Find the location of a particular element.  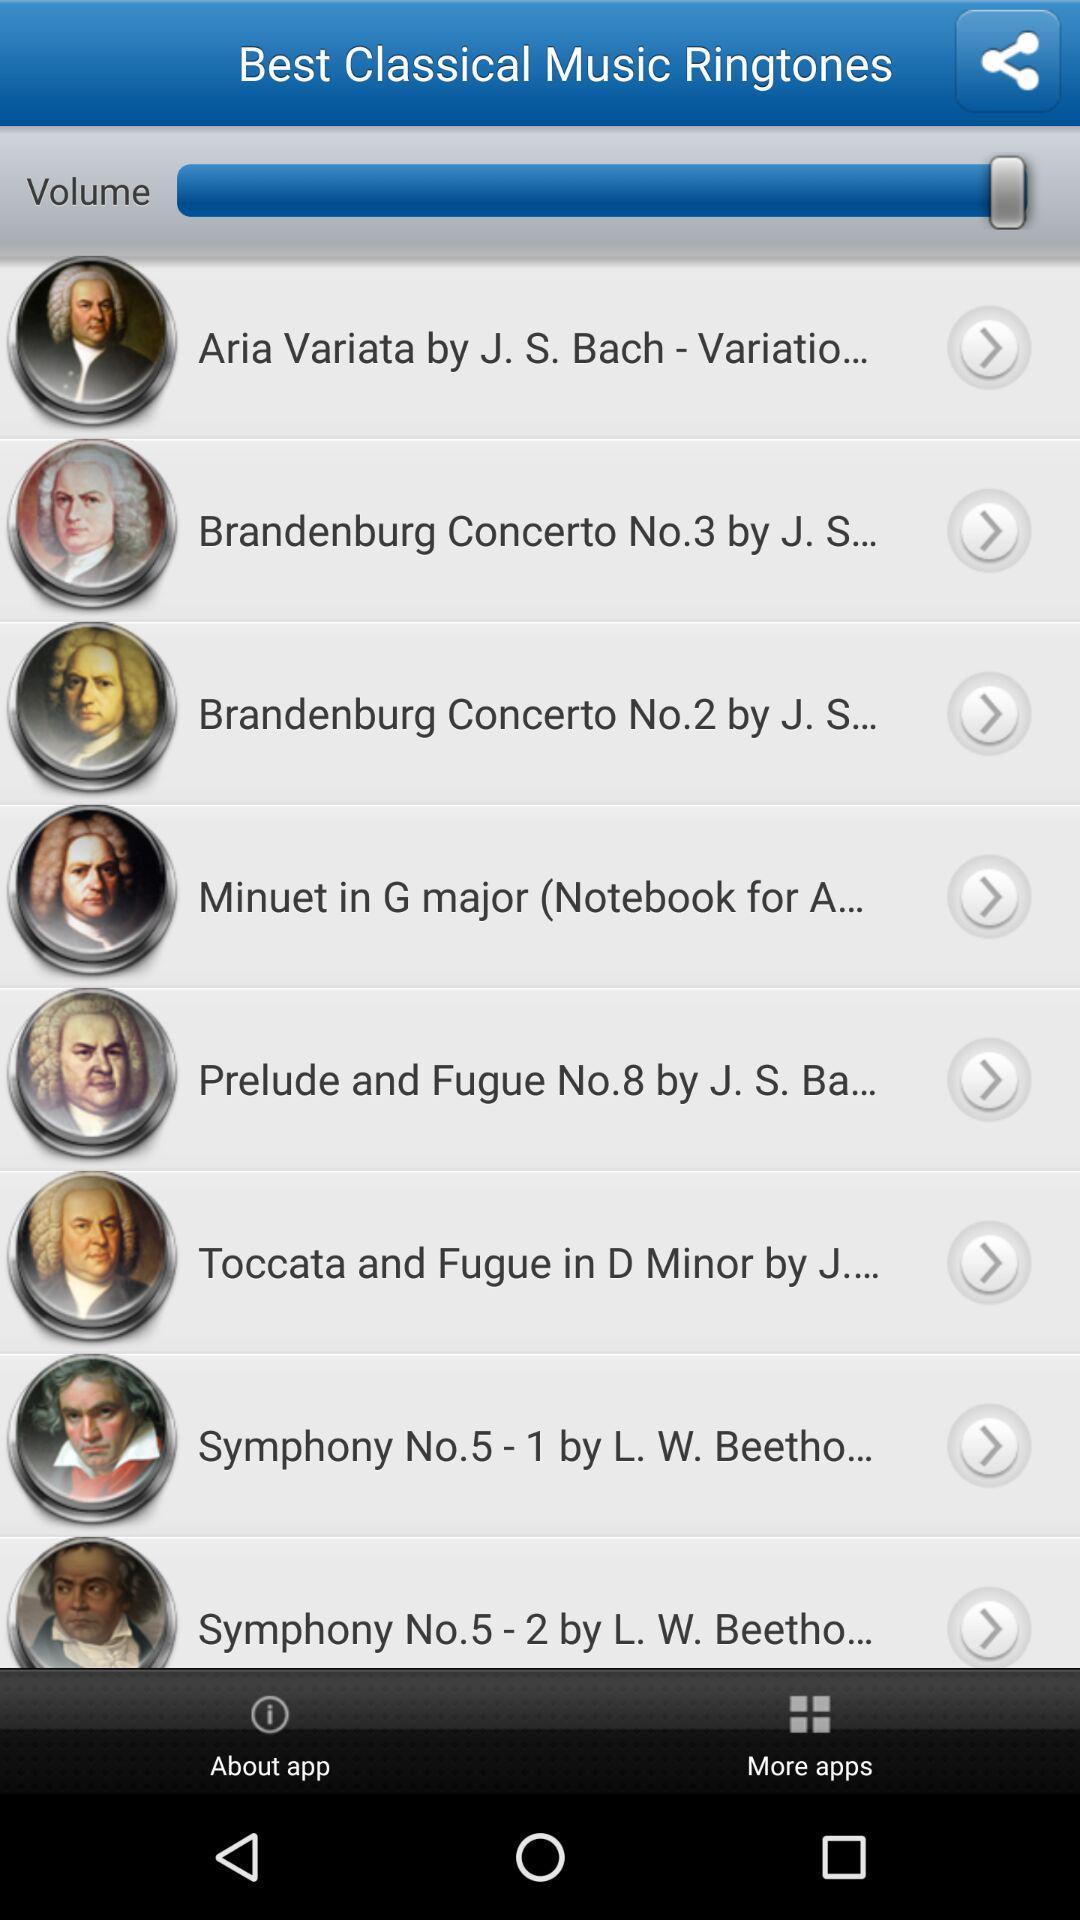

listen to audio is located at coordinates (987, 1602).